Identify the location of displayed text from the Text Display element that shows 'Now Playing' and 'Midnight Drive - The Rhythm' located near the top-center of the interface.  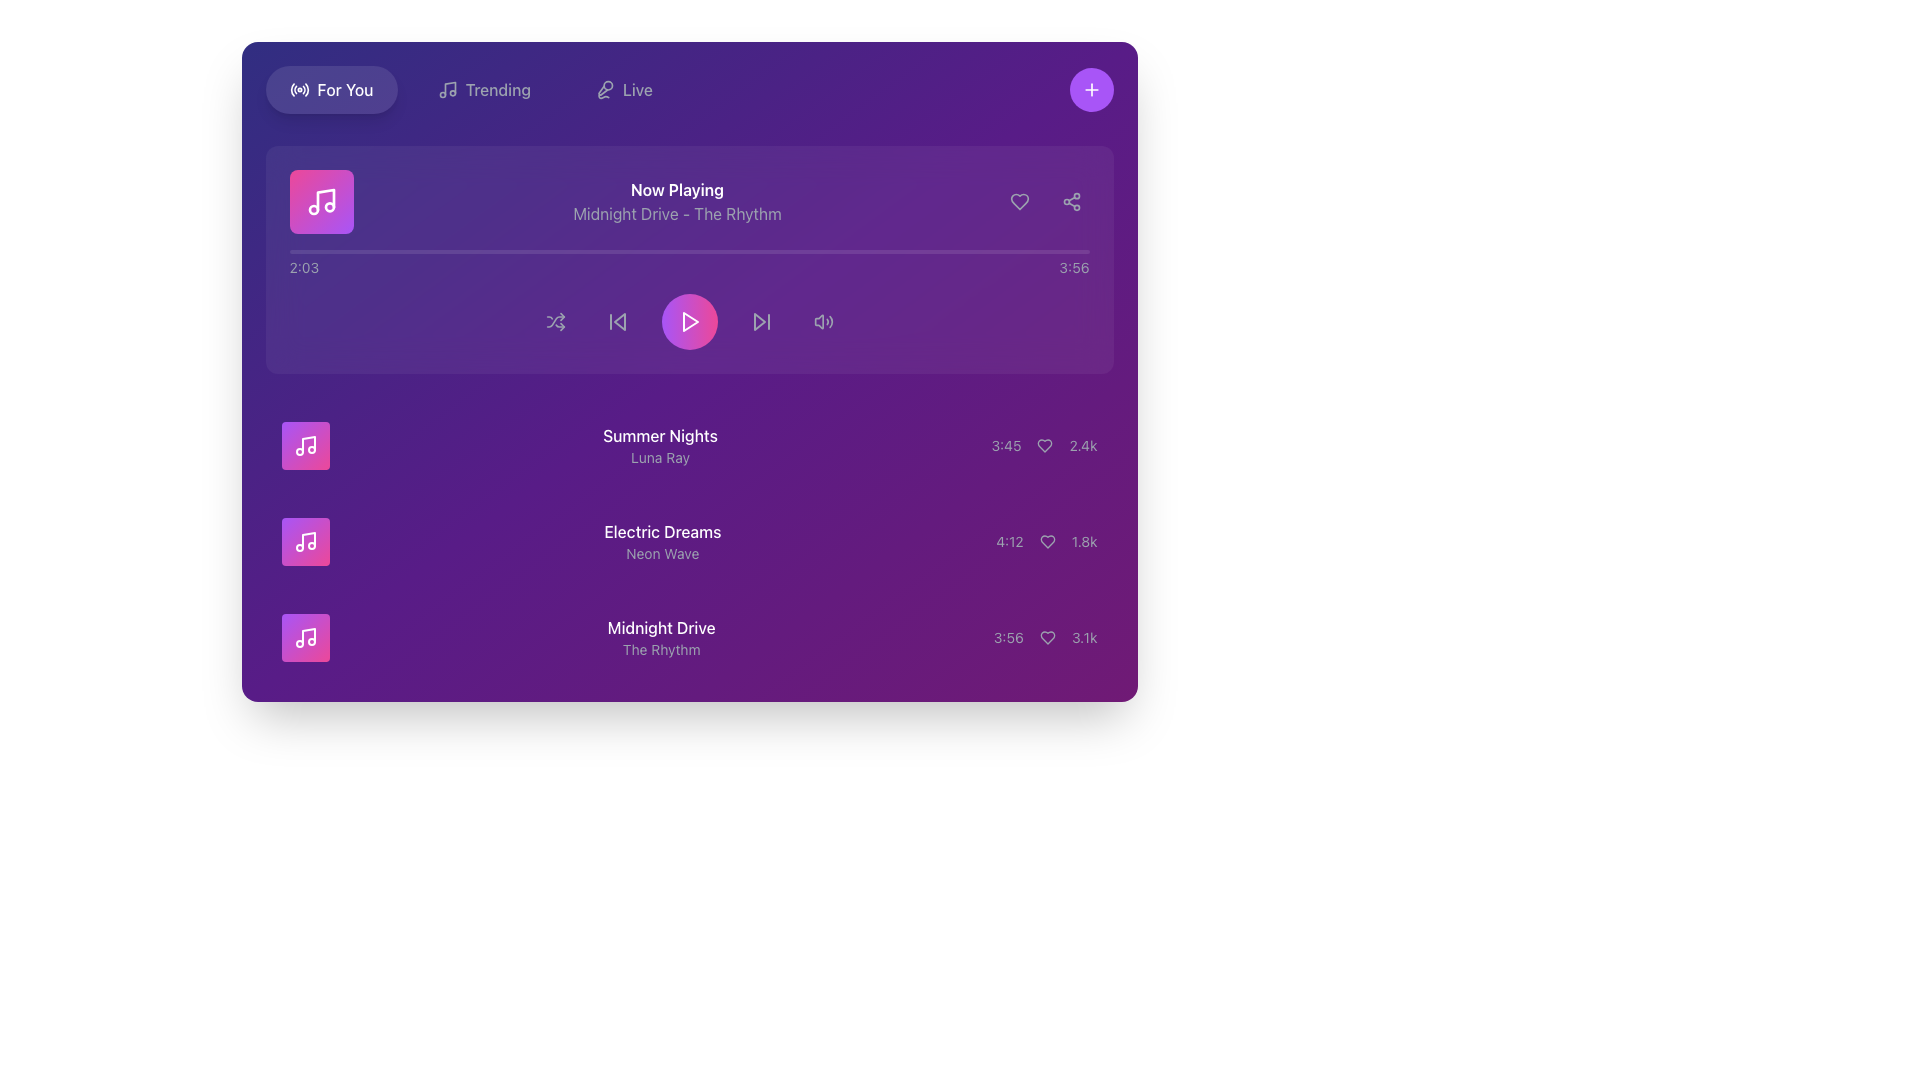
(677, 201).